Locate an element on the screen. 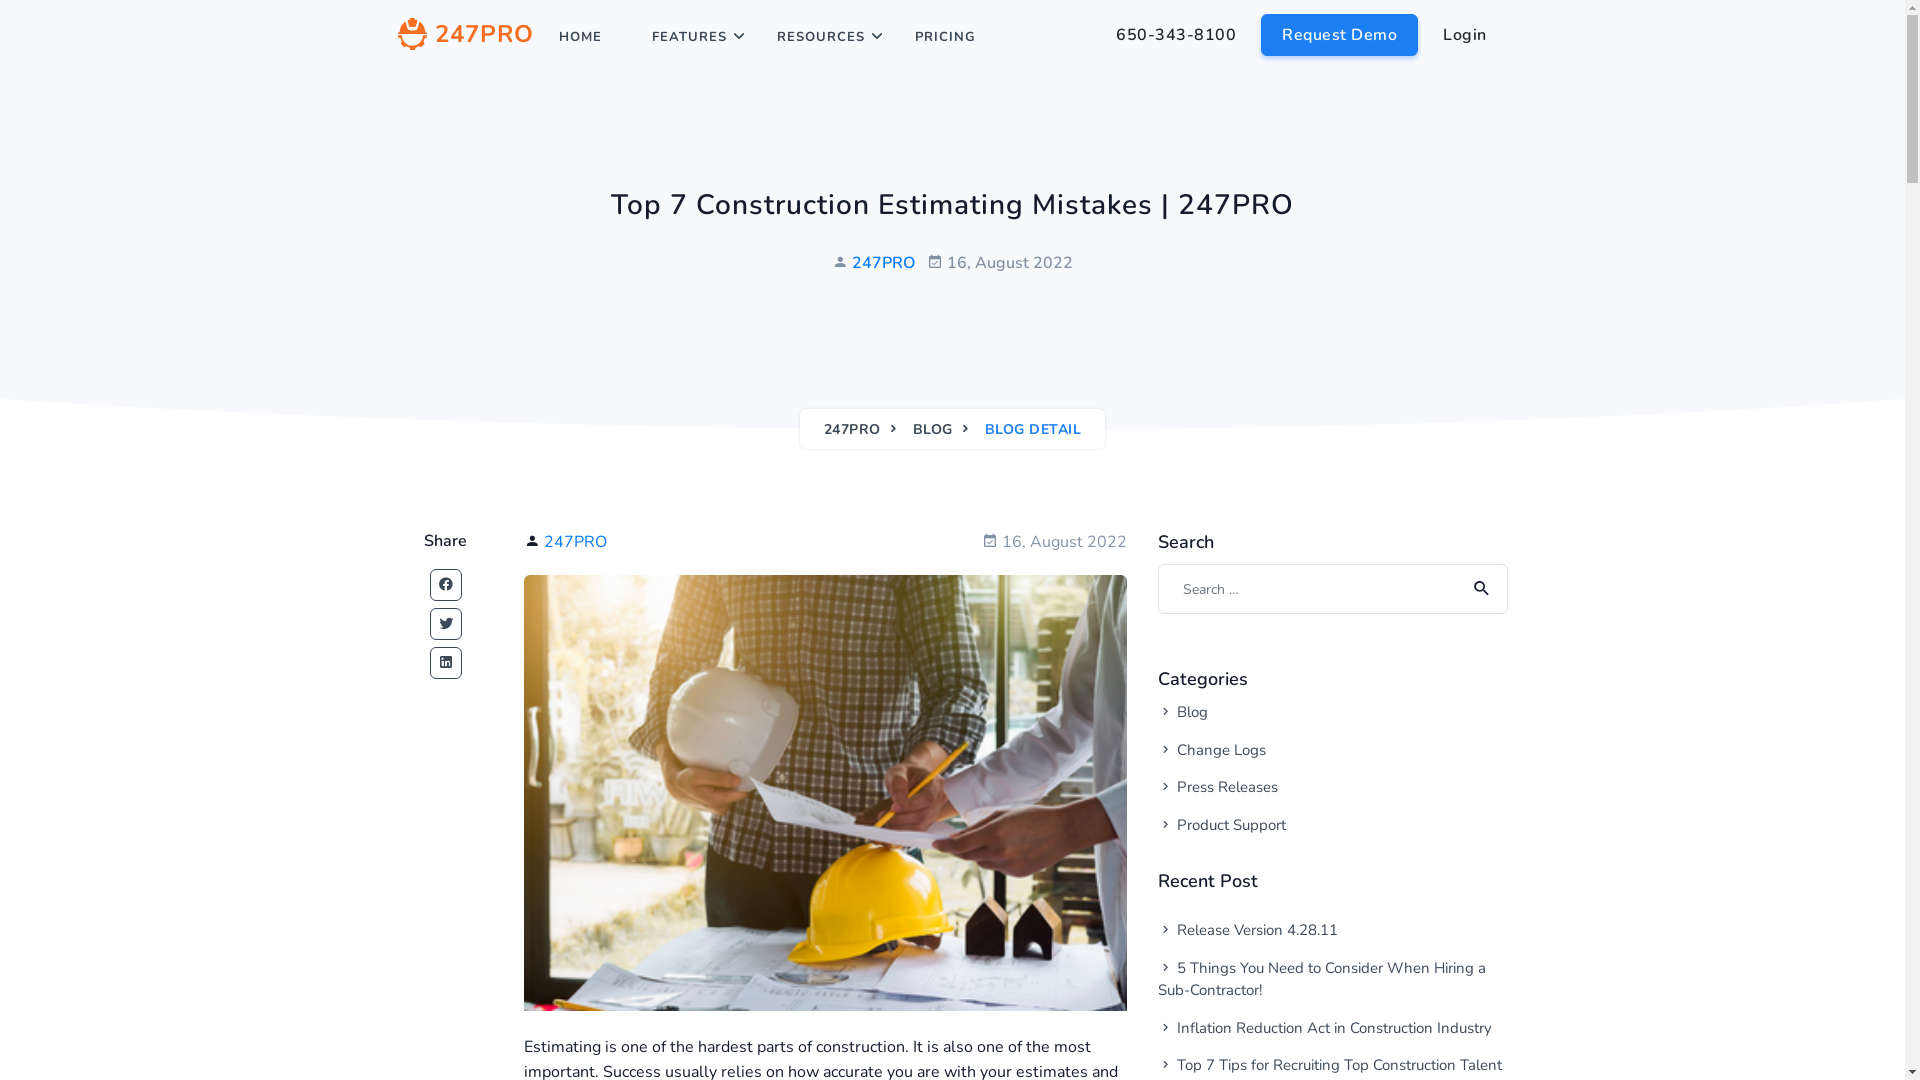  '247PRO' is located at coordinates (882, 261).